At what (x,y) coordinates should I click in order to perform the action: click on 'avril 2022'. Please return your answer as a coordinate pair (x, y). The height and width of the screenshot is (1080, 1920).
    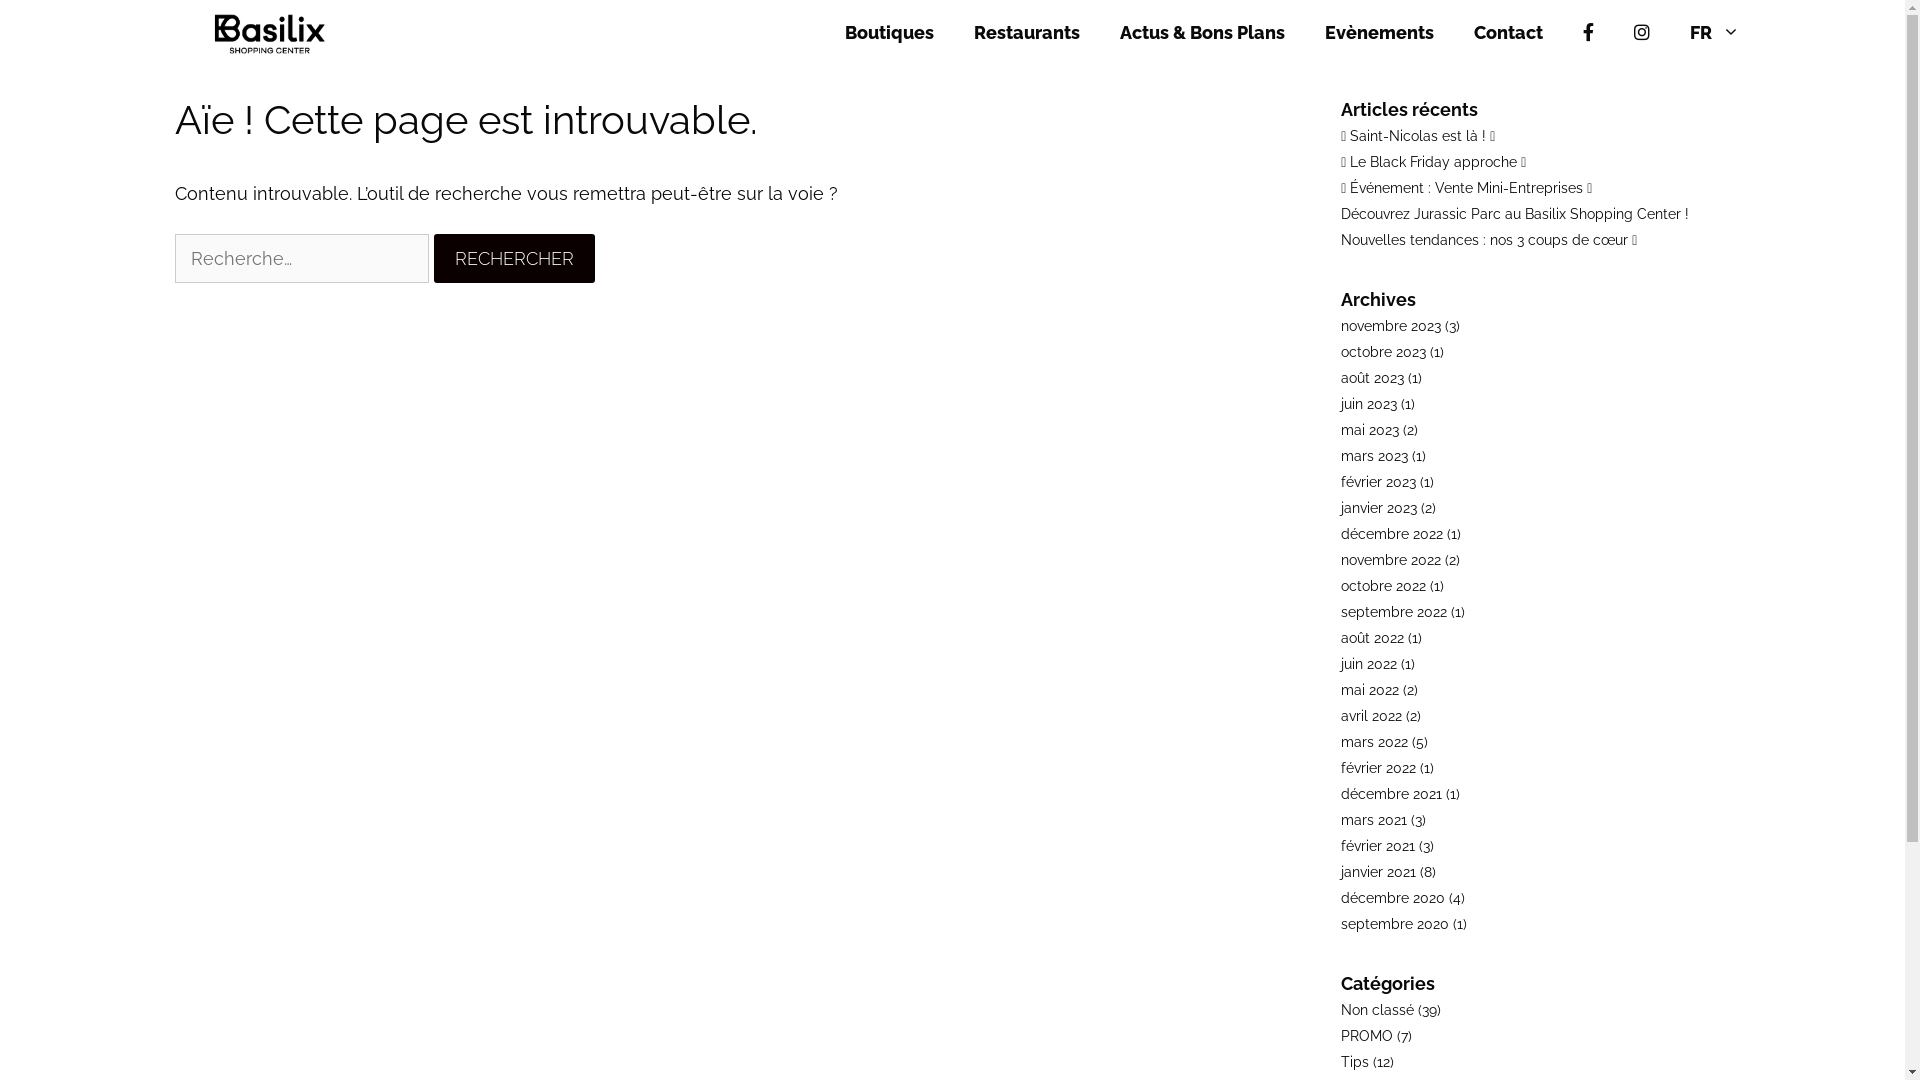
    Looking at the image, I should click on (1340, 715).